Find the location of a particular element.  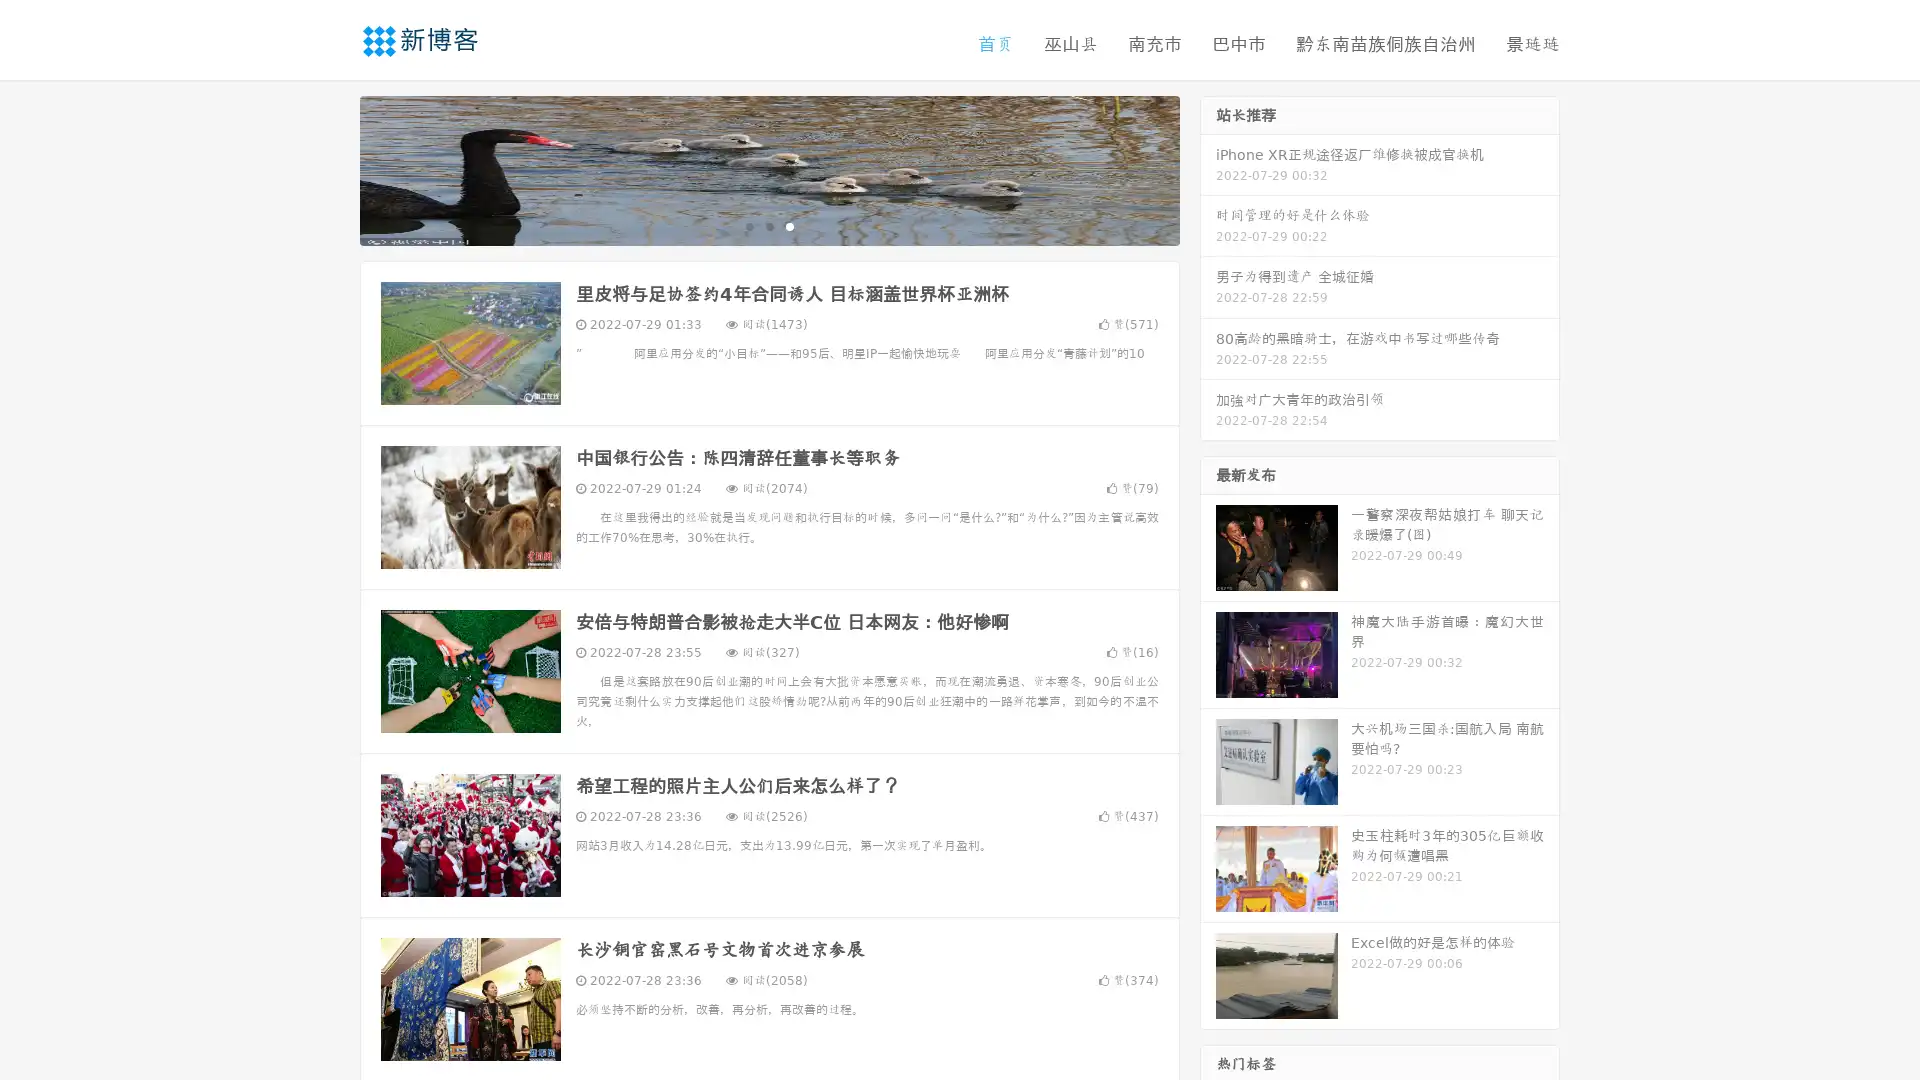

Previous slide is located at coordinates (330, 168).